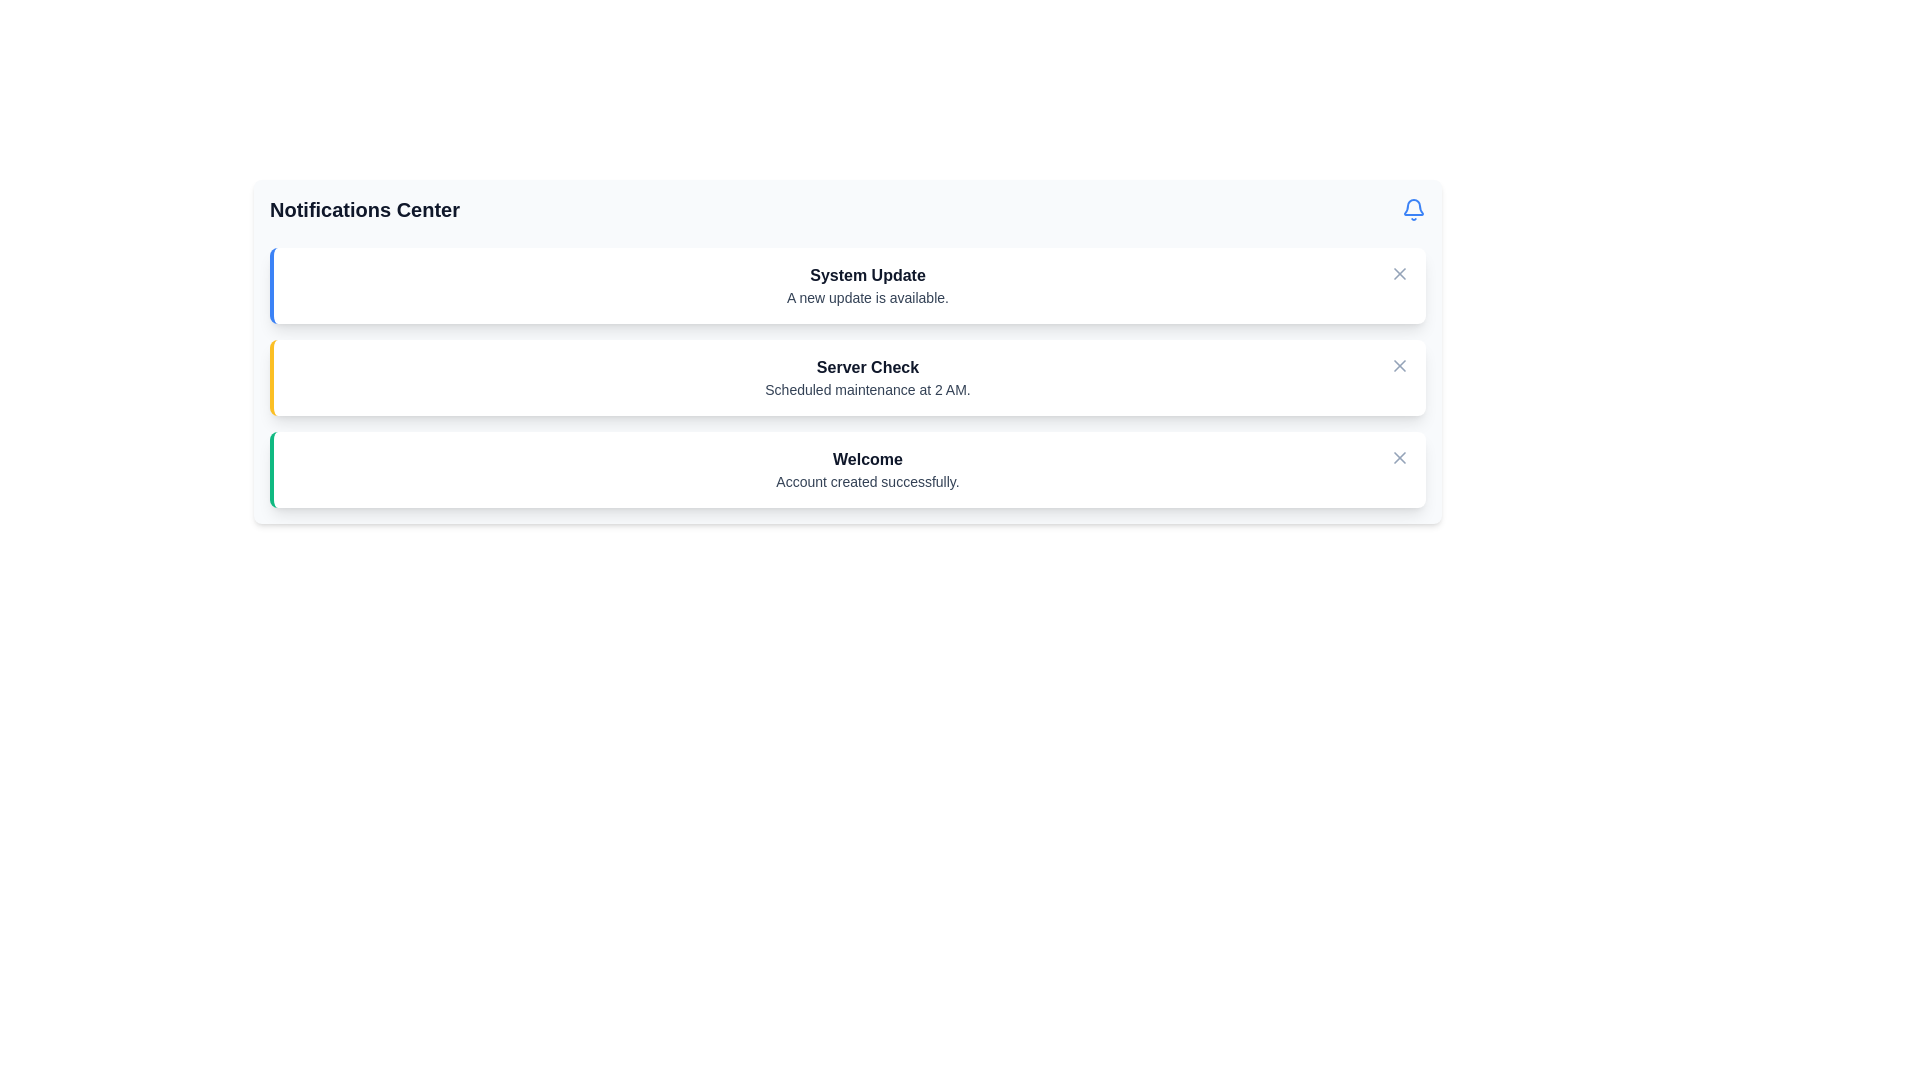  Describe the element at coordinates (1413, 209) in the screenshot. I see `the bell-shaped notification icon with a blue outline located at the top-right corner of the Notifications Center` at that location.